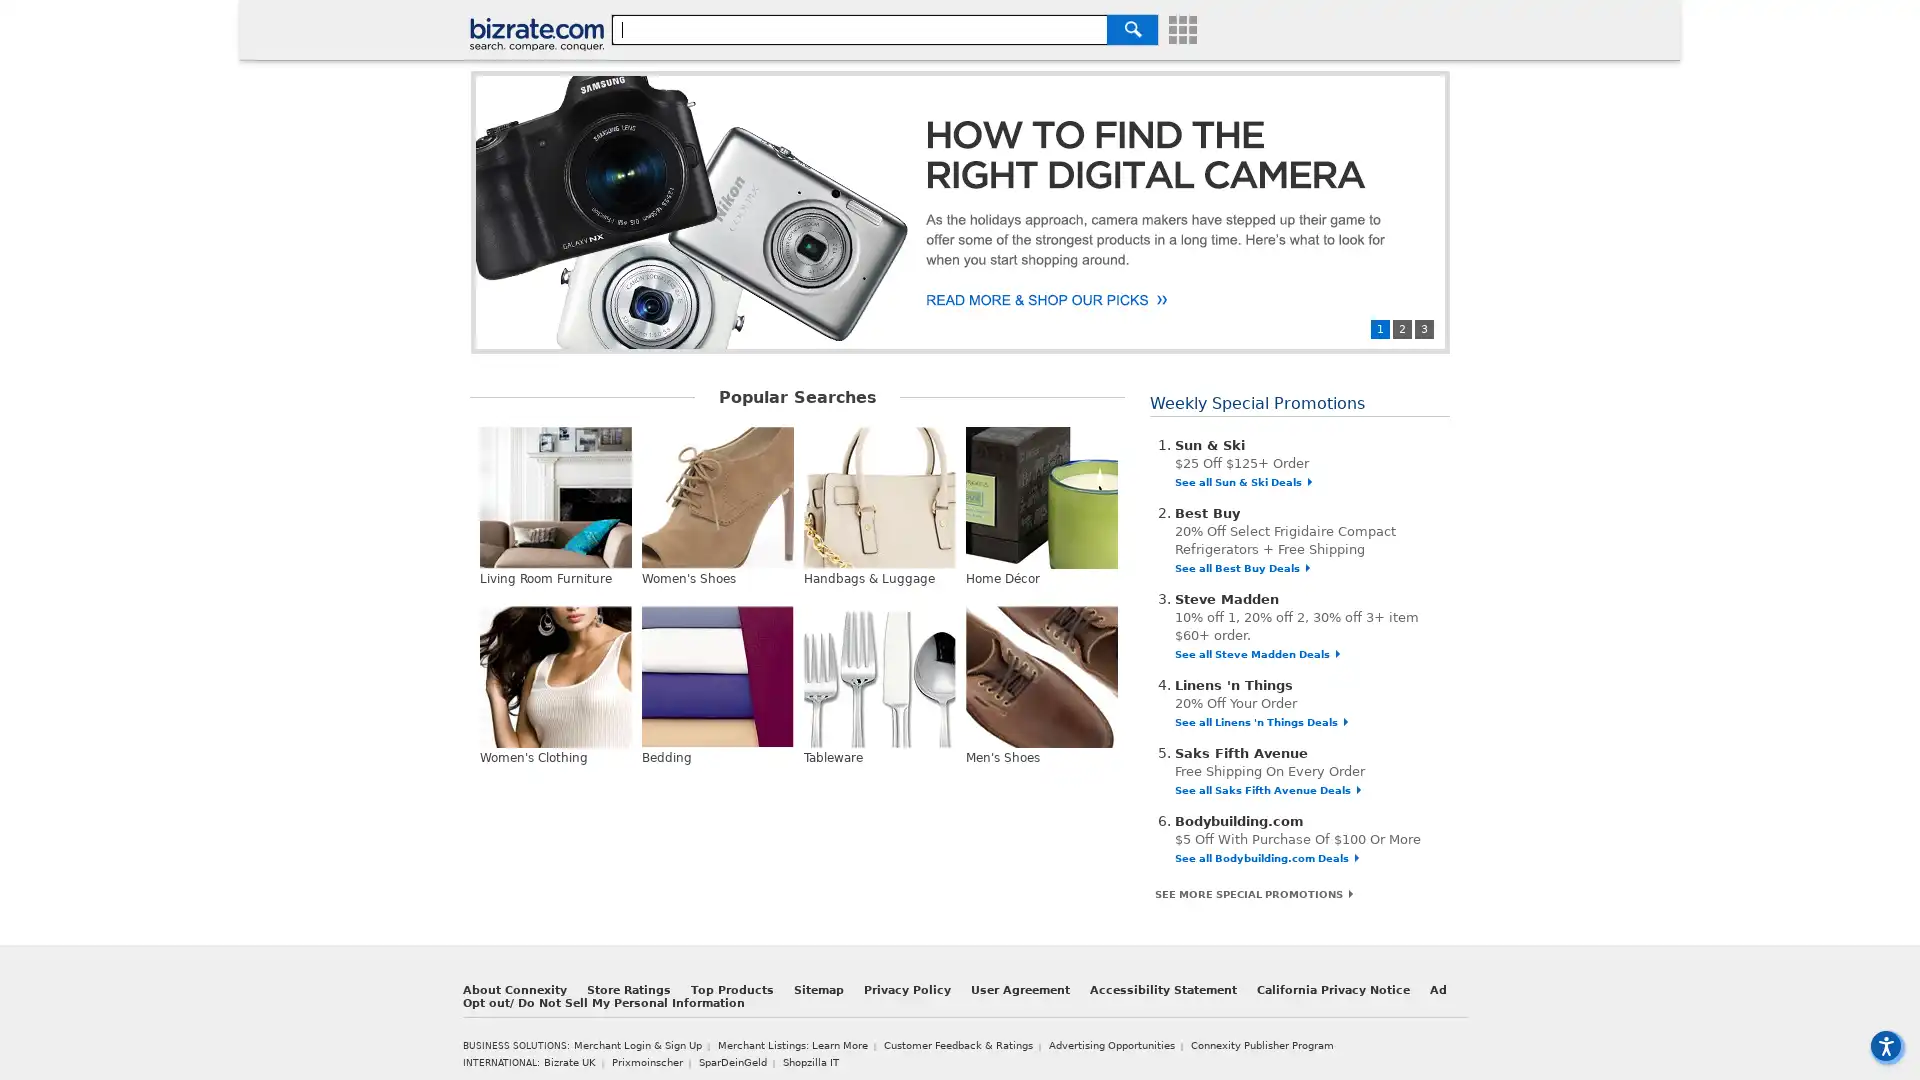 The image size is (1920, 1080). What do you see at coordinates (1884, 1044) in the screenshot?
I see `Open accessibility options, statement and help` at bounding box center [1884, 1044].